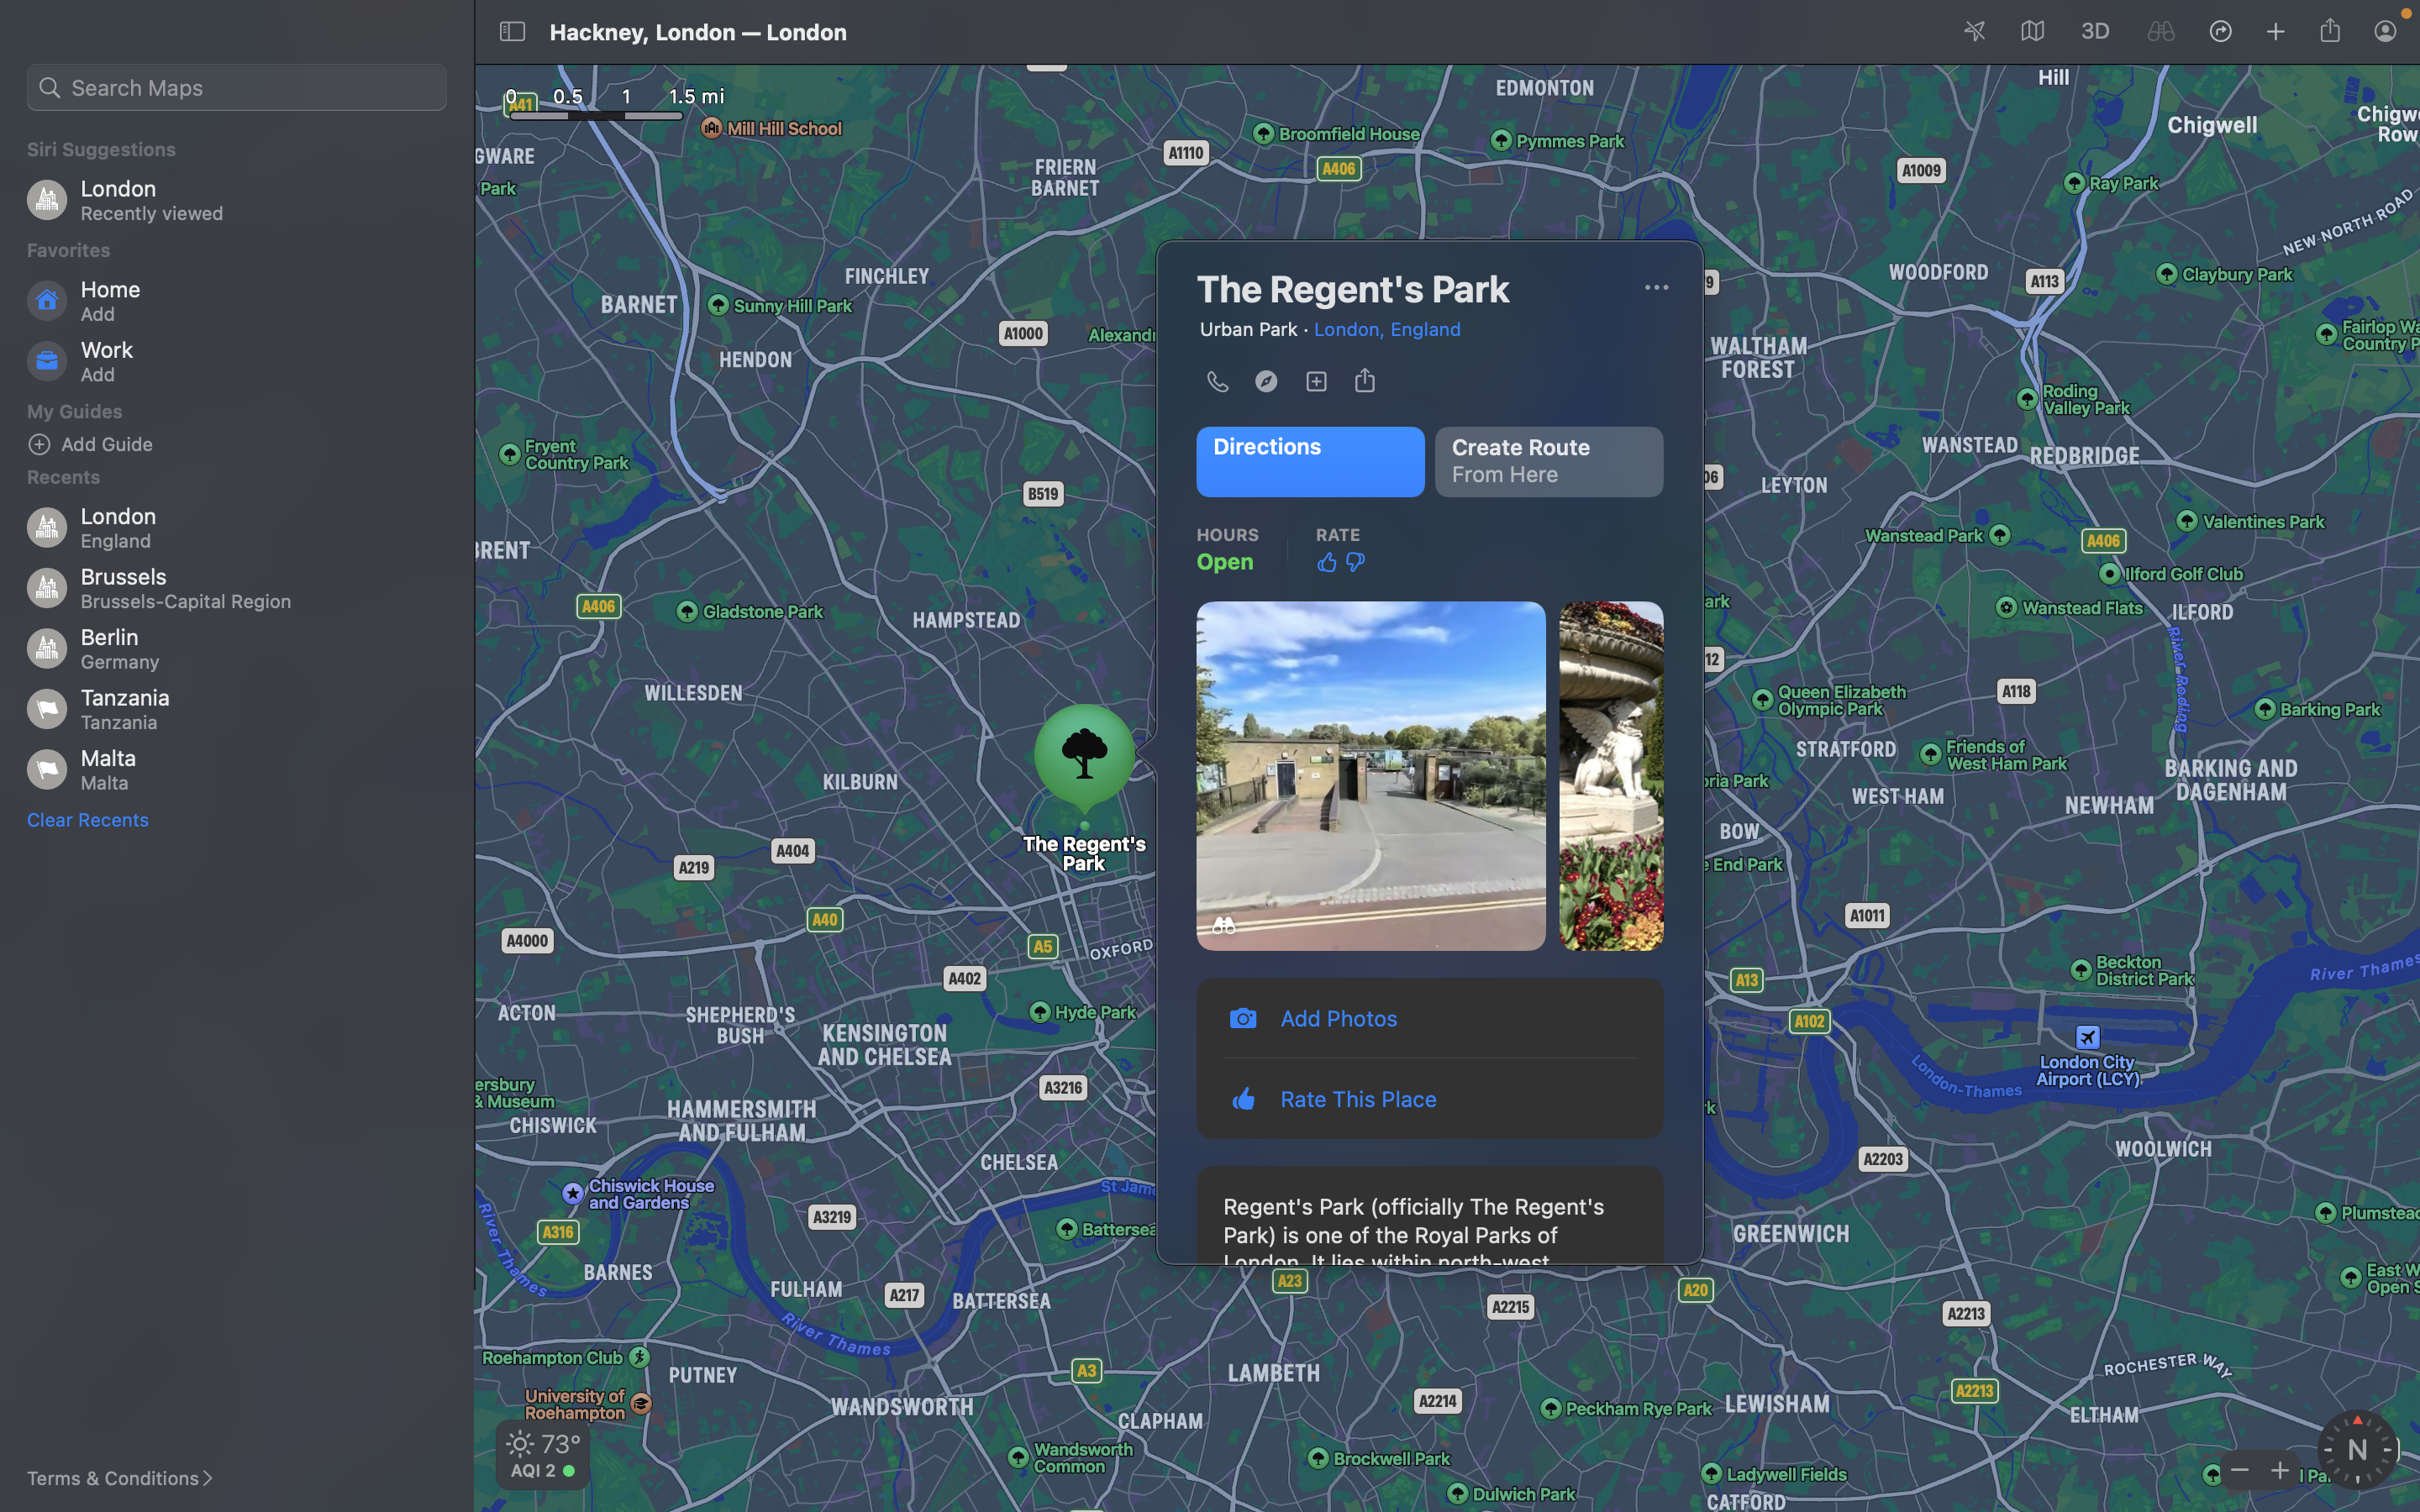 Image resolution: width=2420 pixels, height=1512 pixels. I want to click on Scroll through the reviews of the place, so click(4120050, 1411452).